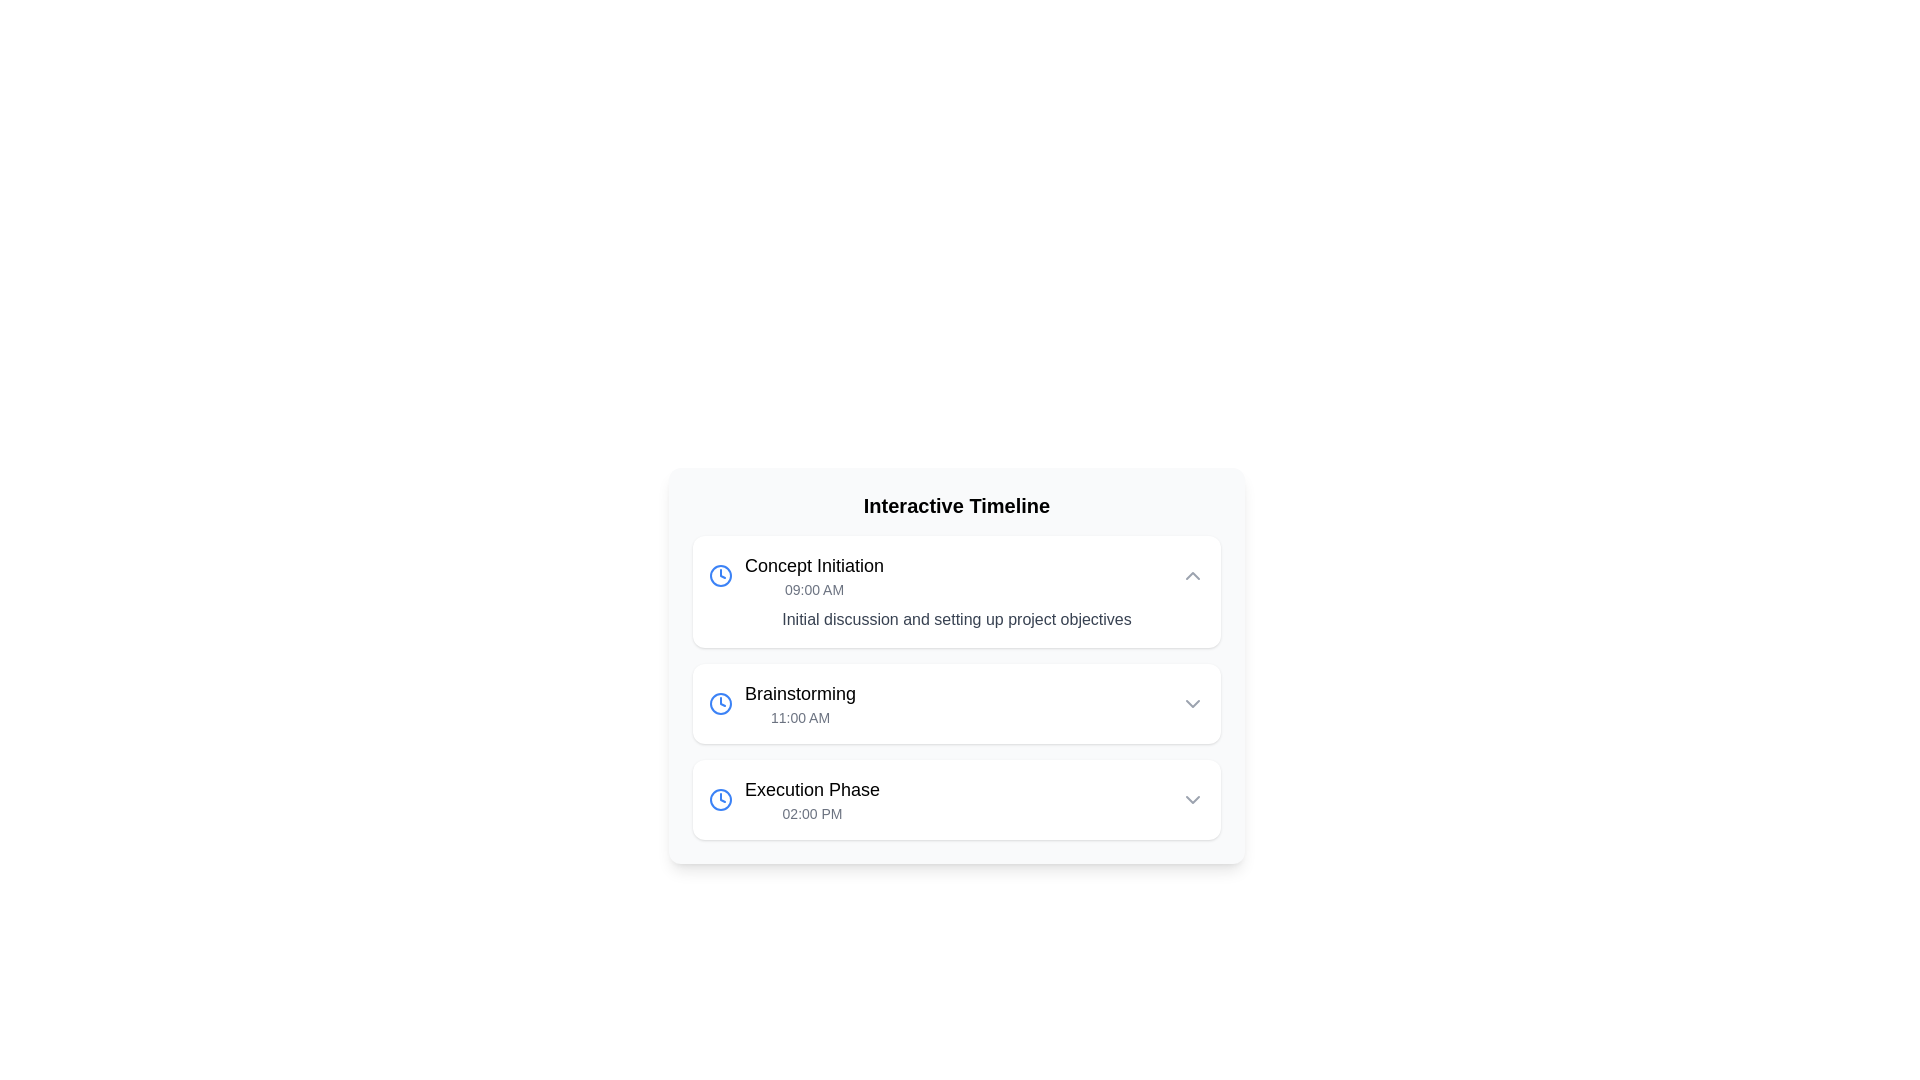  I want to click on the first entry in the timeline labeled 'Concept Initiation', which shows the scheduled time '09:00 AM', so click(955, 575).